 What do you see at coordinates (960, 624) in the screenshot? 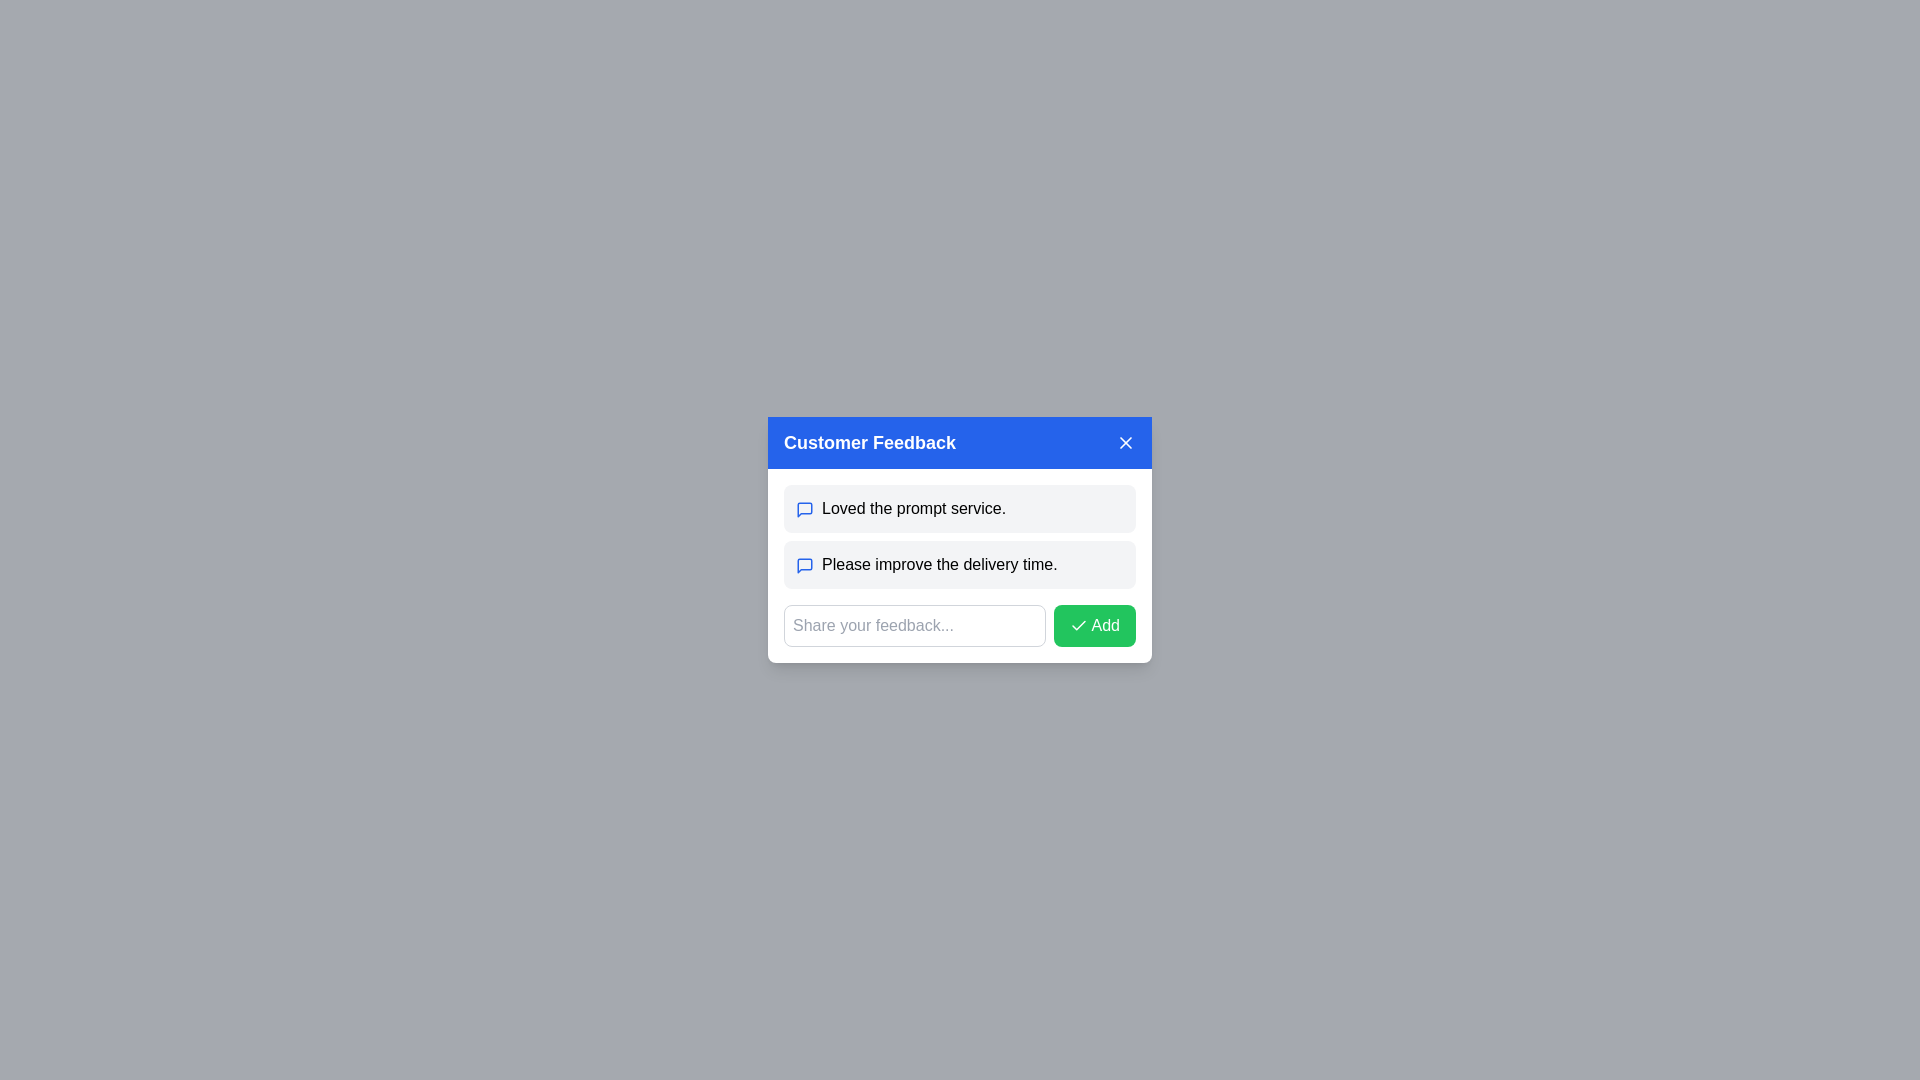
I see `the 'Add' button located at the bottom of the feedback input panel` at bounding box center [960, 624].